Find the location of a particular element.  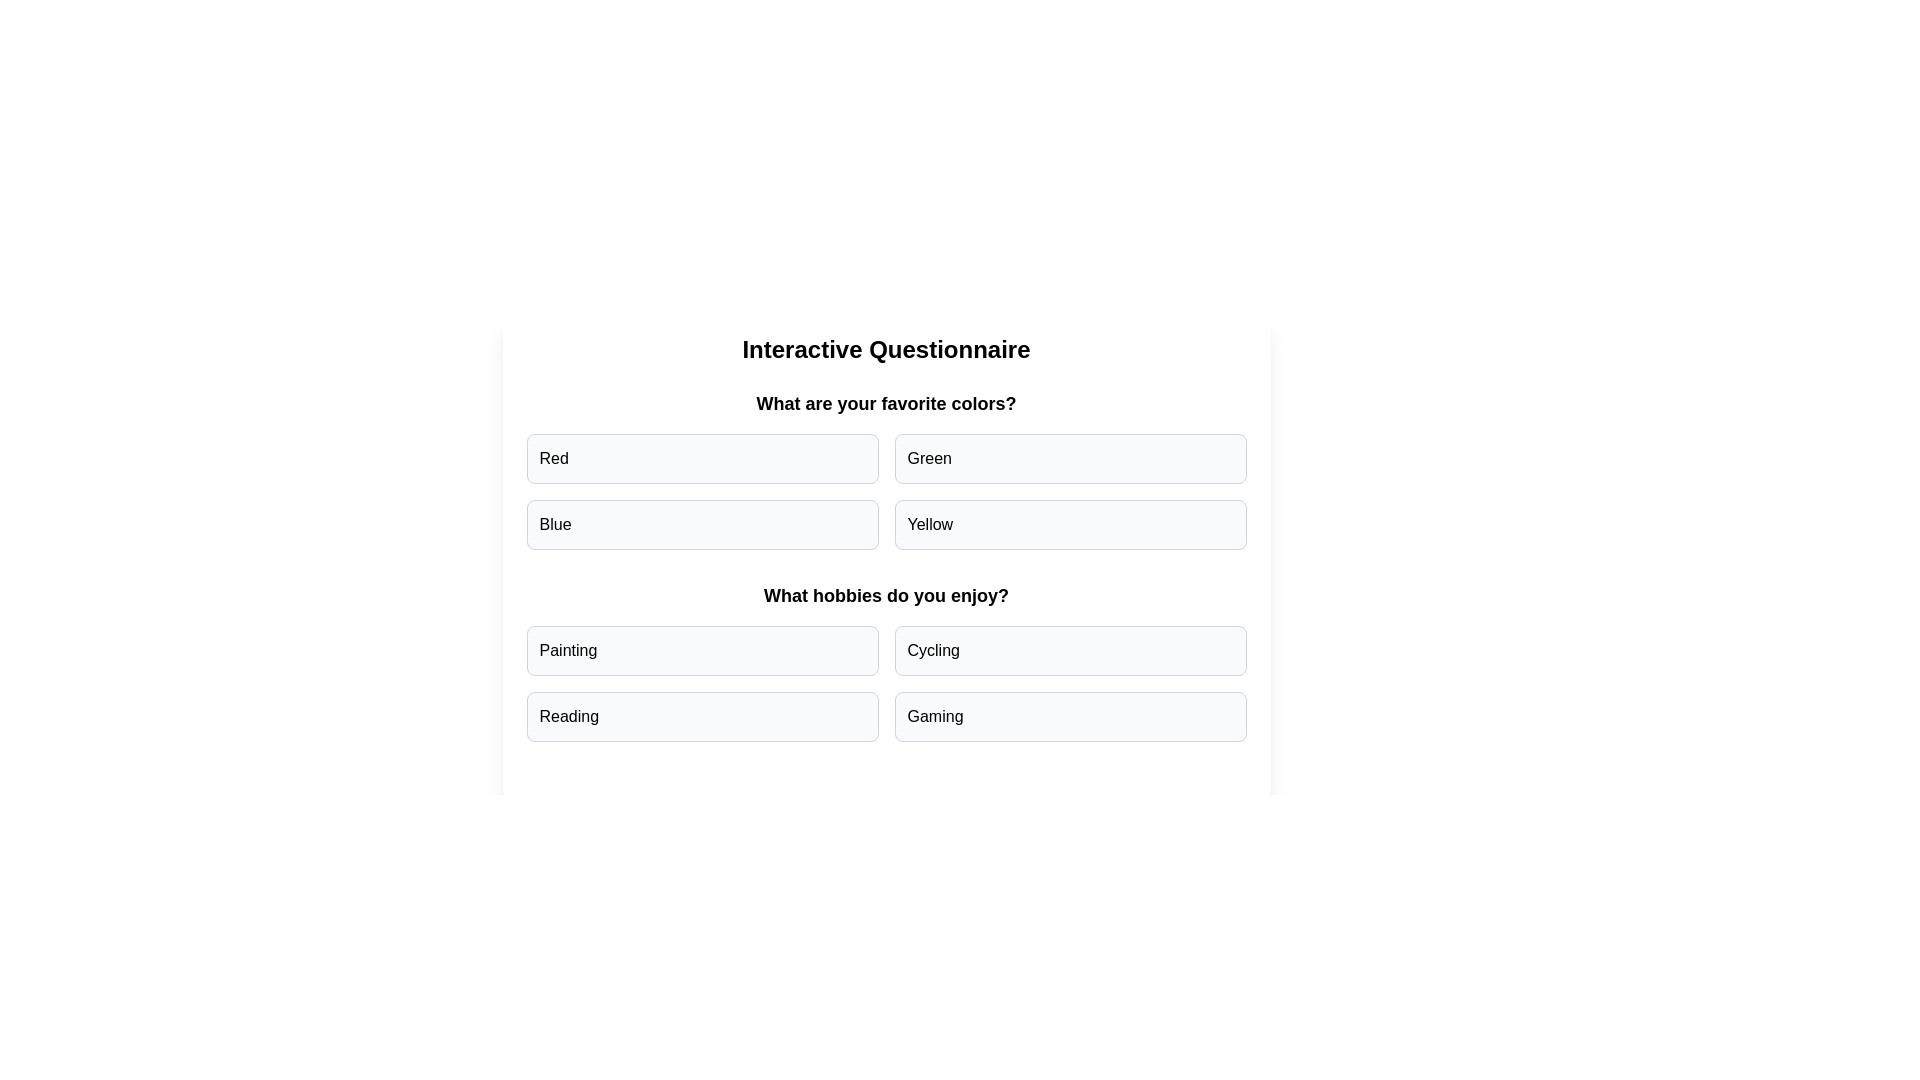

the answer option Yellow for the question What are your favorite colors? is located at coordinates (1069, 523).